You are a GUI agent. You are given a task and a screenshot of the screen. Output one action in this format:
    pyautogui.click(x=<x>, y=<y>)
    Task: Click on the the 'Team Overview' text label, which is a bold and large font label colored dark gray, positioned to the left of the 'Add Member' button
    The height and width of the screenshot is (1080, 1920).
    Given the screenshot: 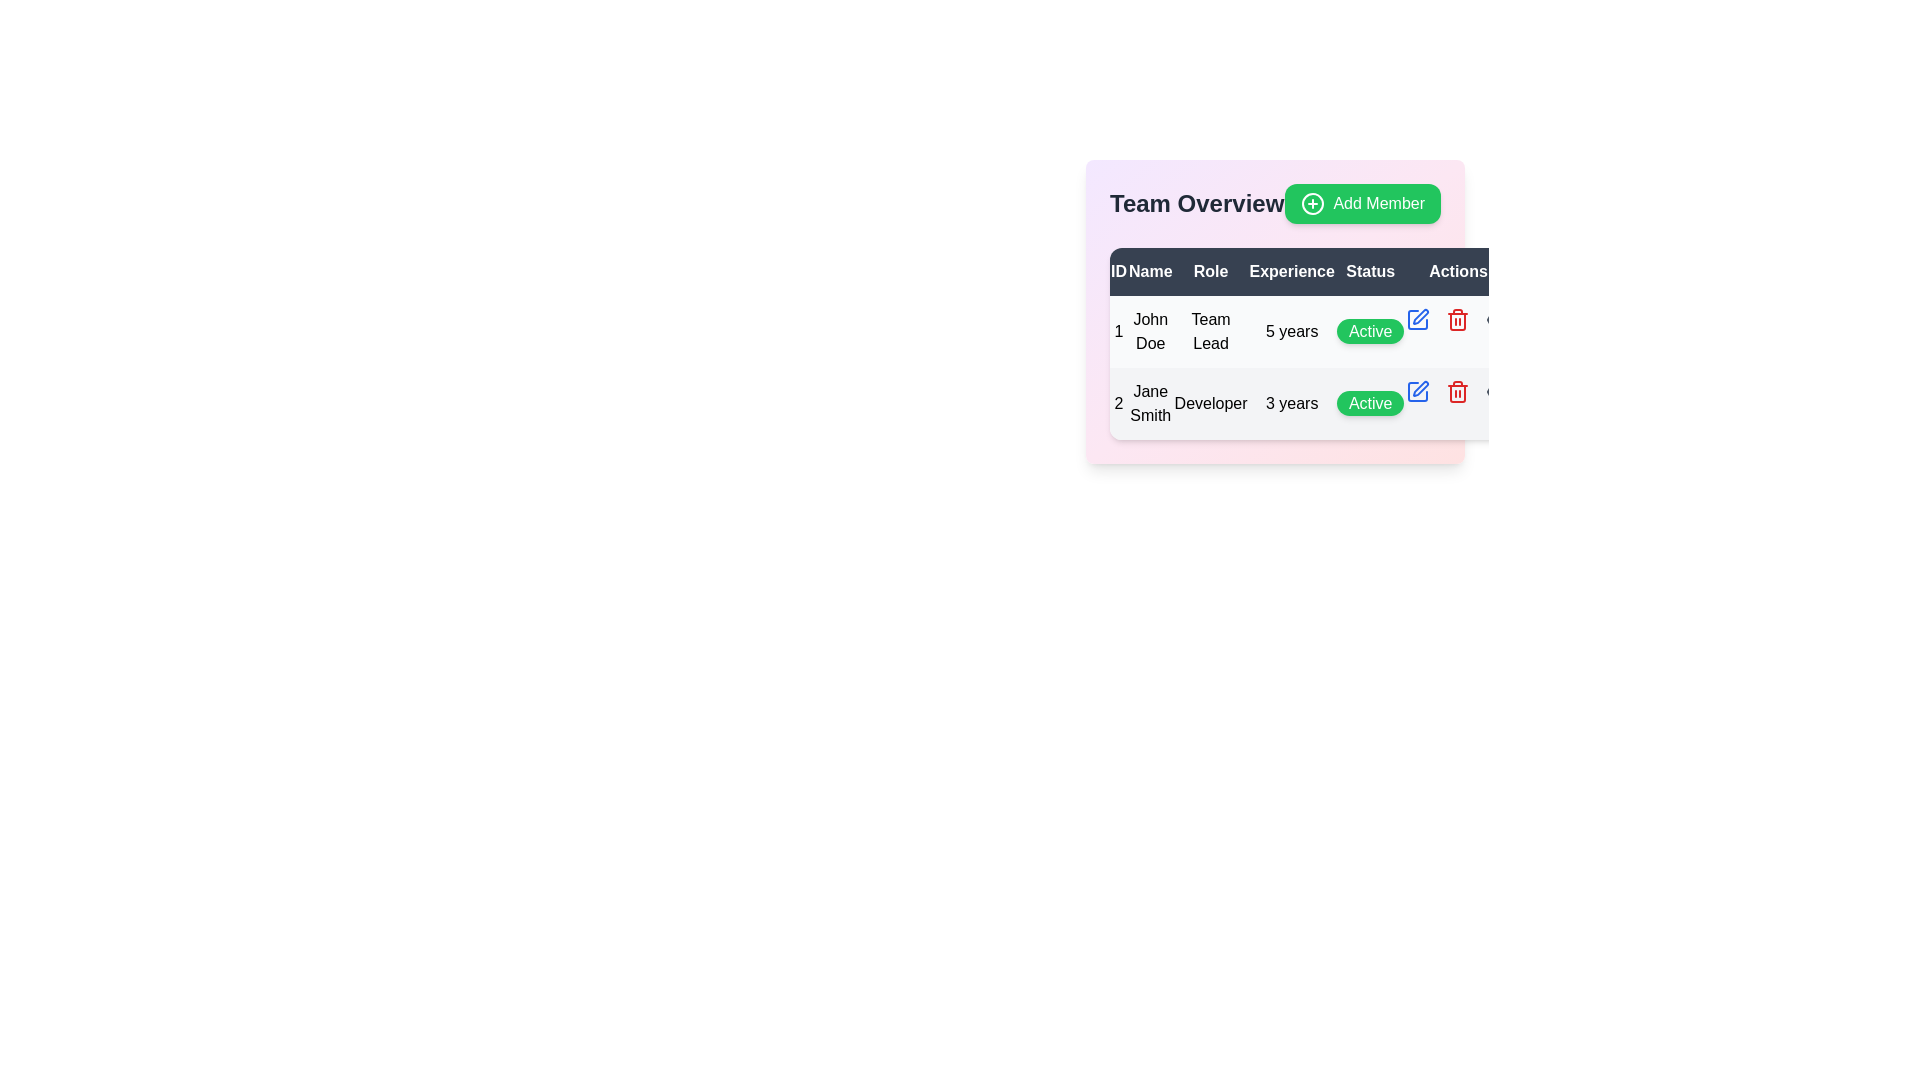 What is the action you would take?
    pyautogui.click(x=1197, y=204)
    